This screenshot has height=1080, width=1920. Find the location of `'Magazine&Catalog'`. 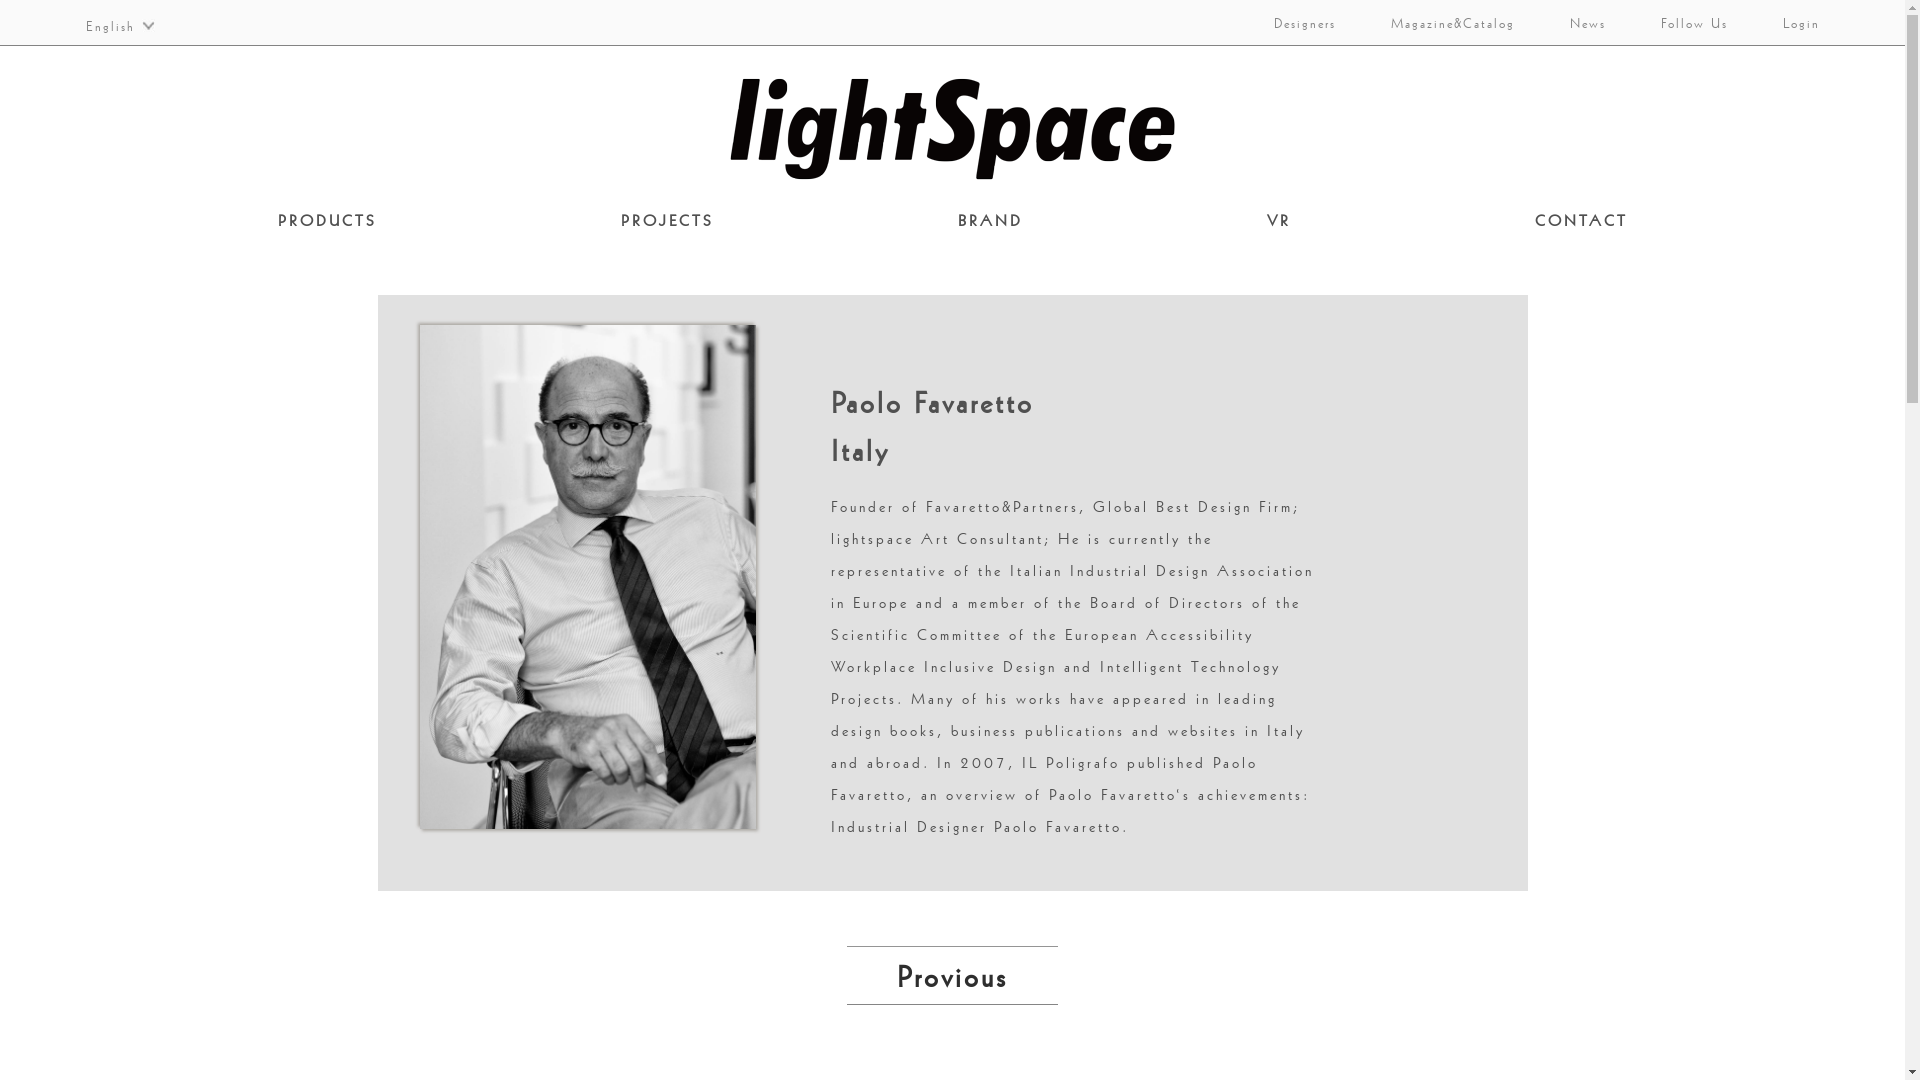

'Magazine&Catalog' is located at coordinates (1440, 22).